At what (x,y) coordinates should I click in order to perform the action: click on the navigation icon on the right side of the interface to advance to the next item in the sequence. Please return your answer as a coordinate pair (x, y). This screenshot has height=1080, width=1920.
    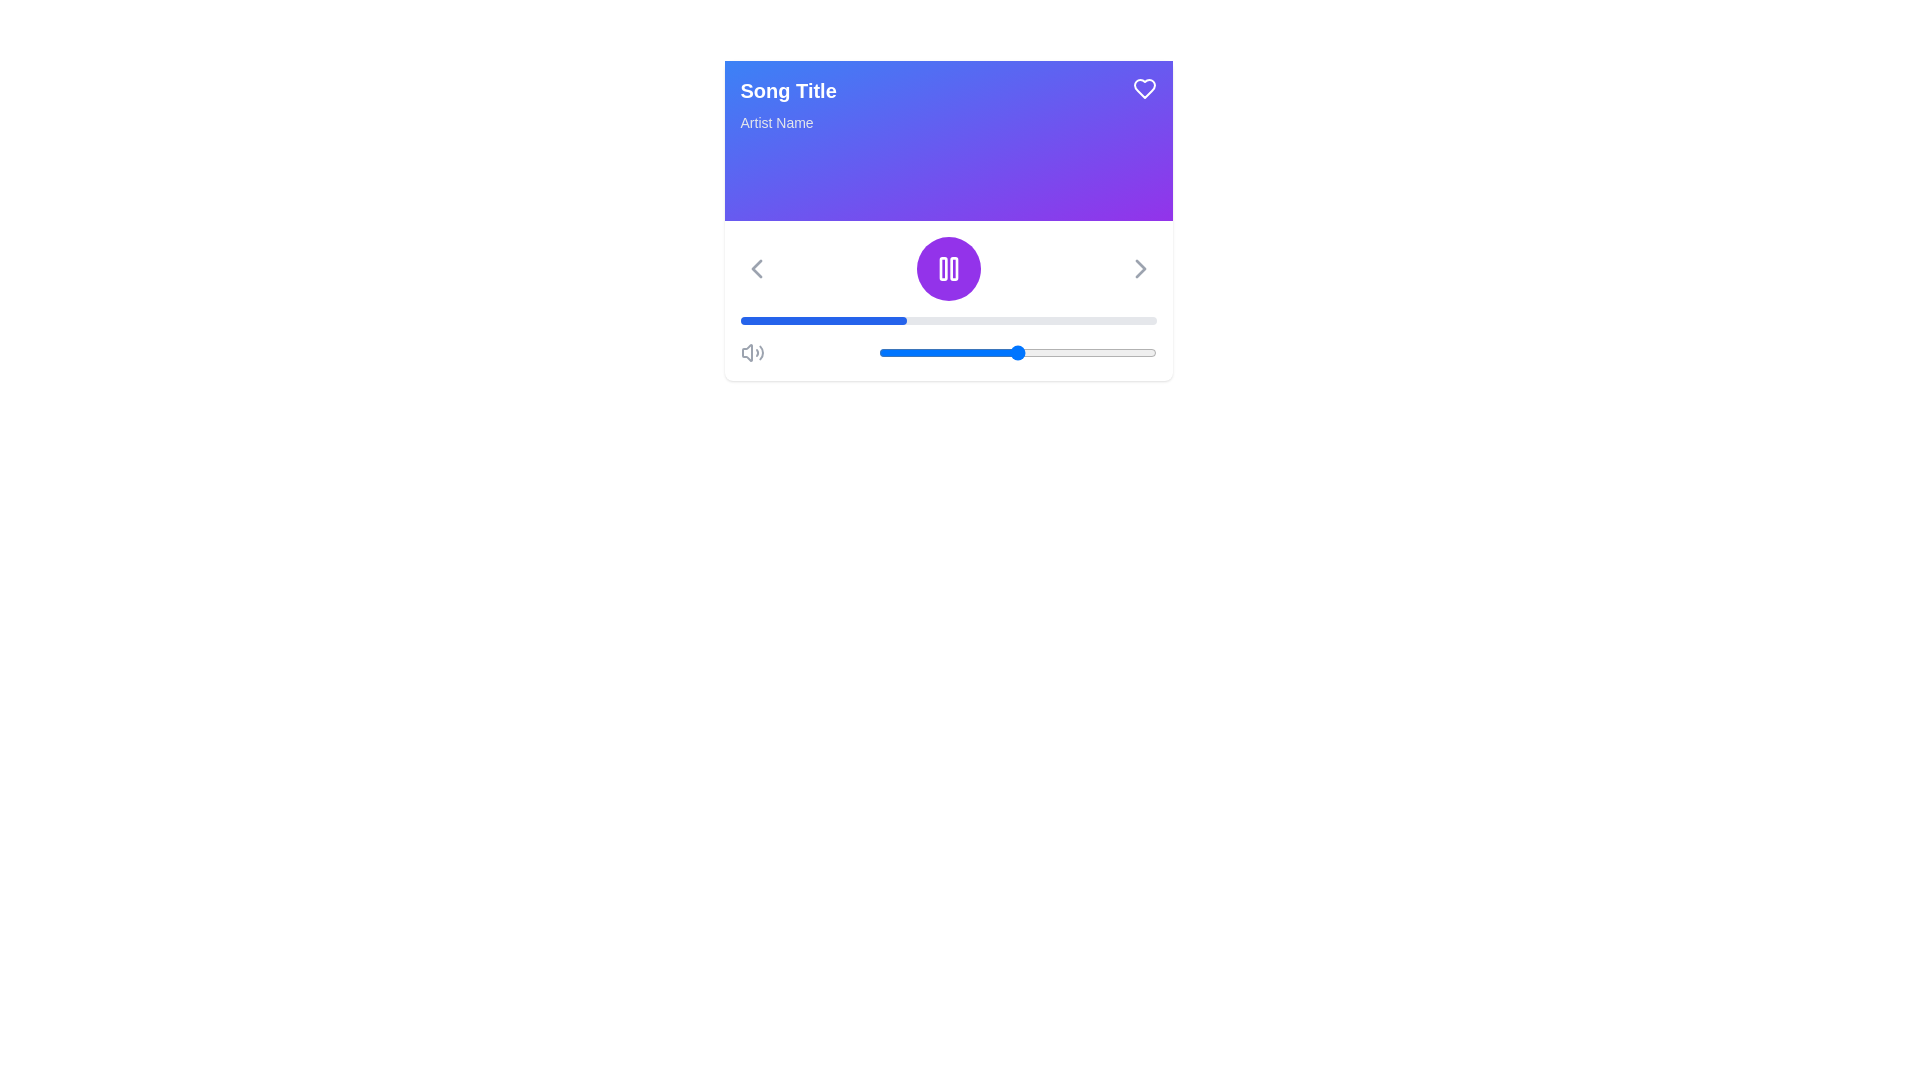
    Looking at the image, I should click on (1140, 268).